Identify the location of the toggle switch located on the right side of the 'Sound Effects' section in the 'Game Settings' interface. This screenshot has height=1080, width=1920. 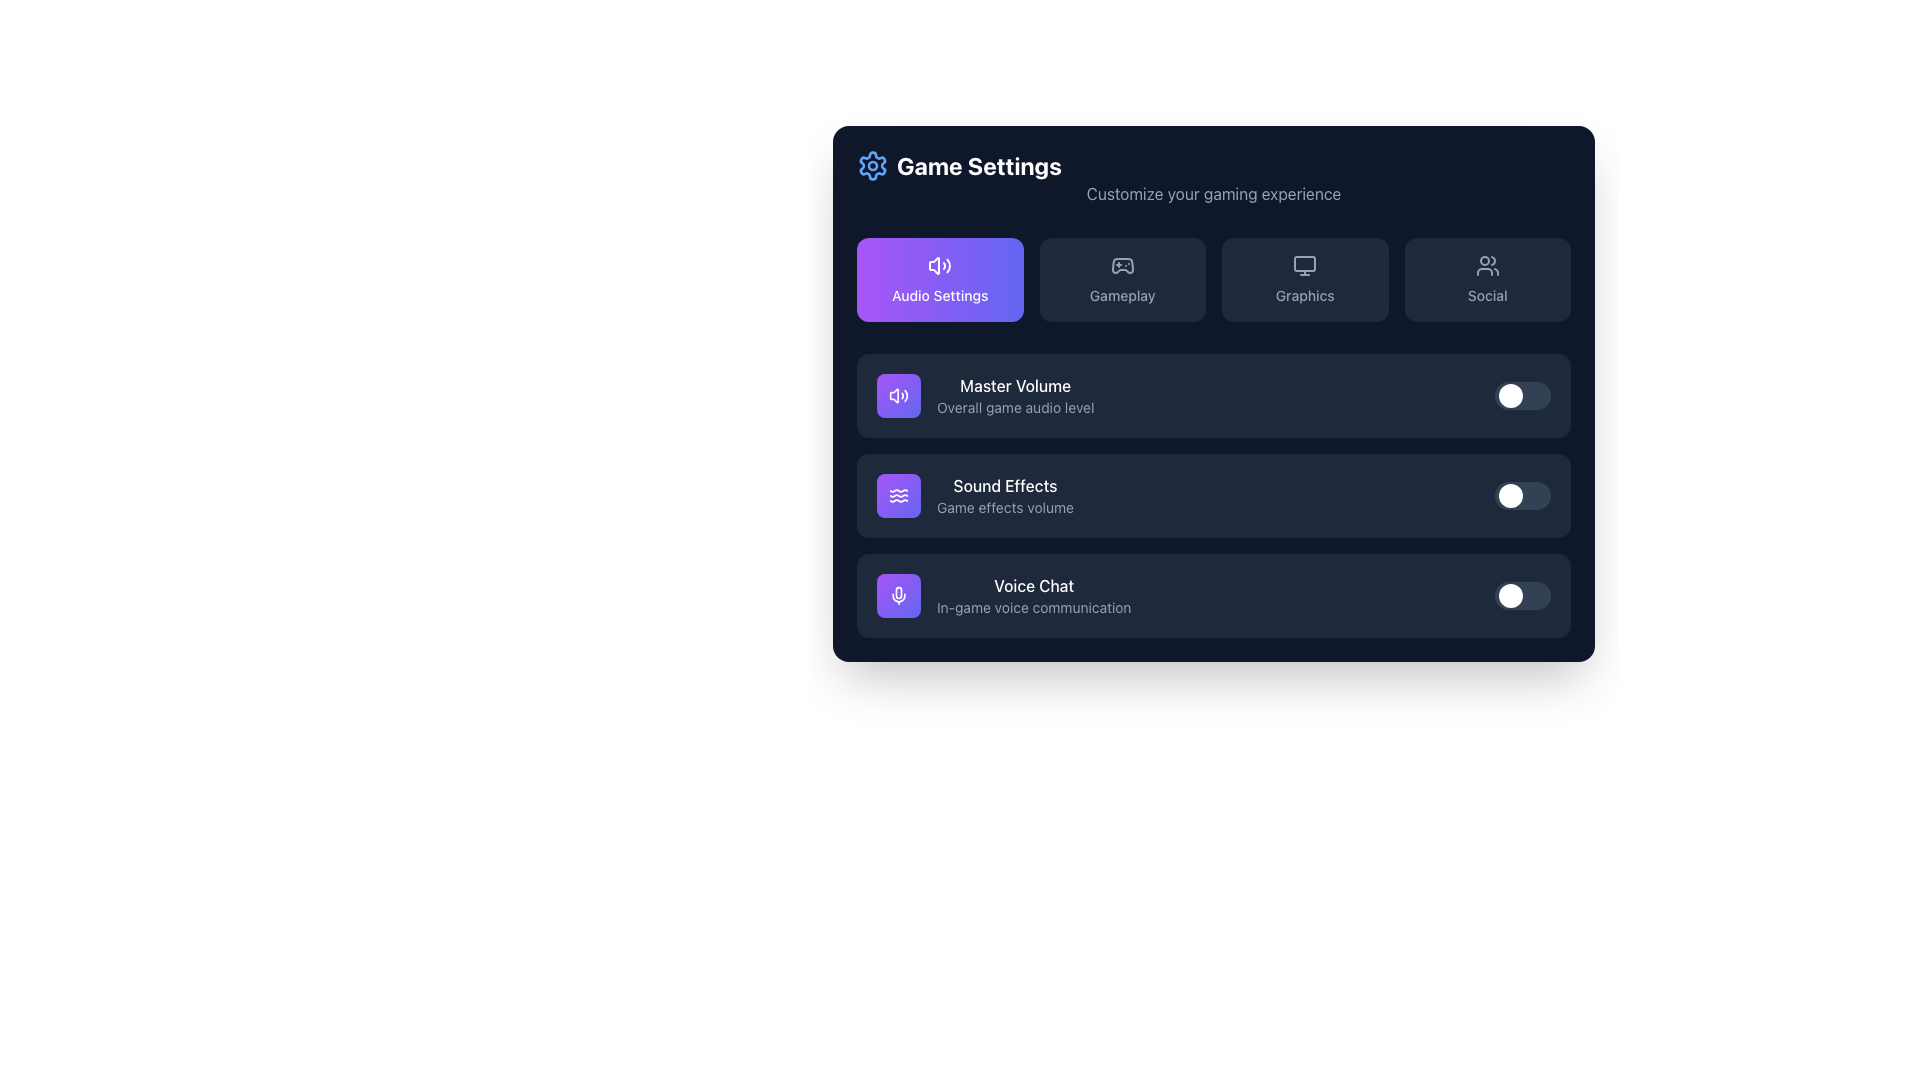
(1521, 495).